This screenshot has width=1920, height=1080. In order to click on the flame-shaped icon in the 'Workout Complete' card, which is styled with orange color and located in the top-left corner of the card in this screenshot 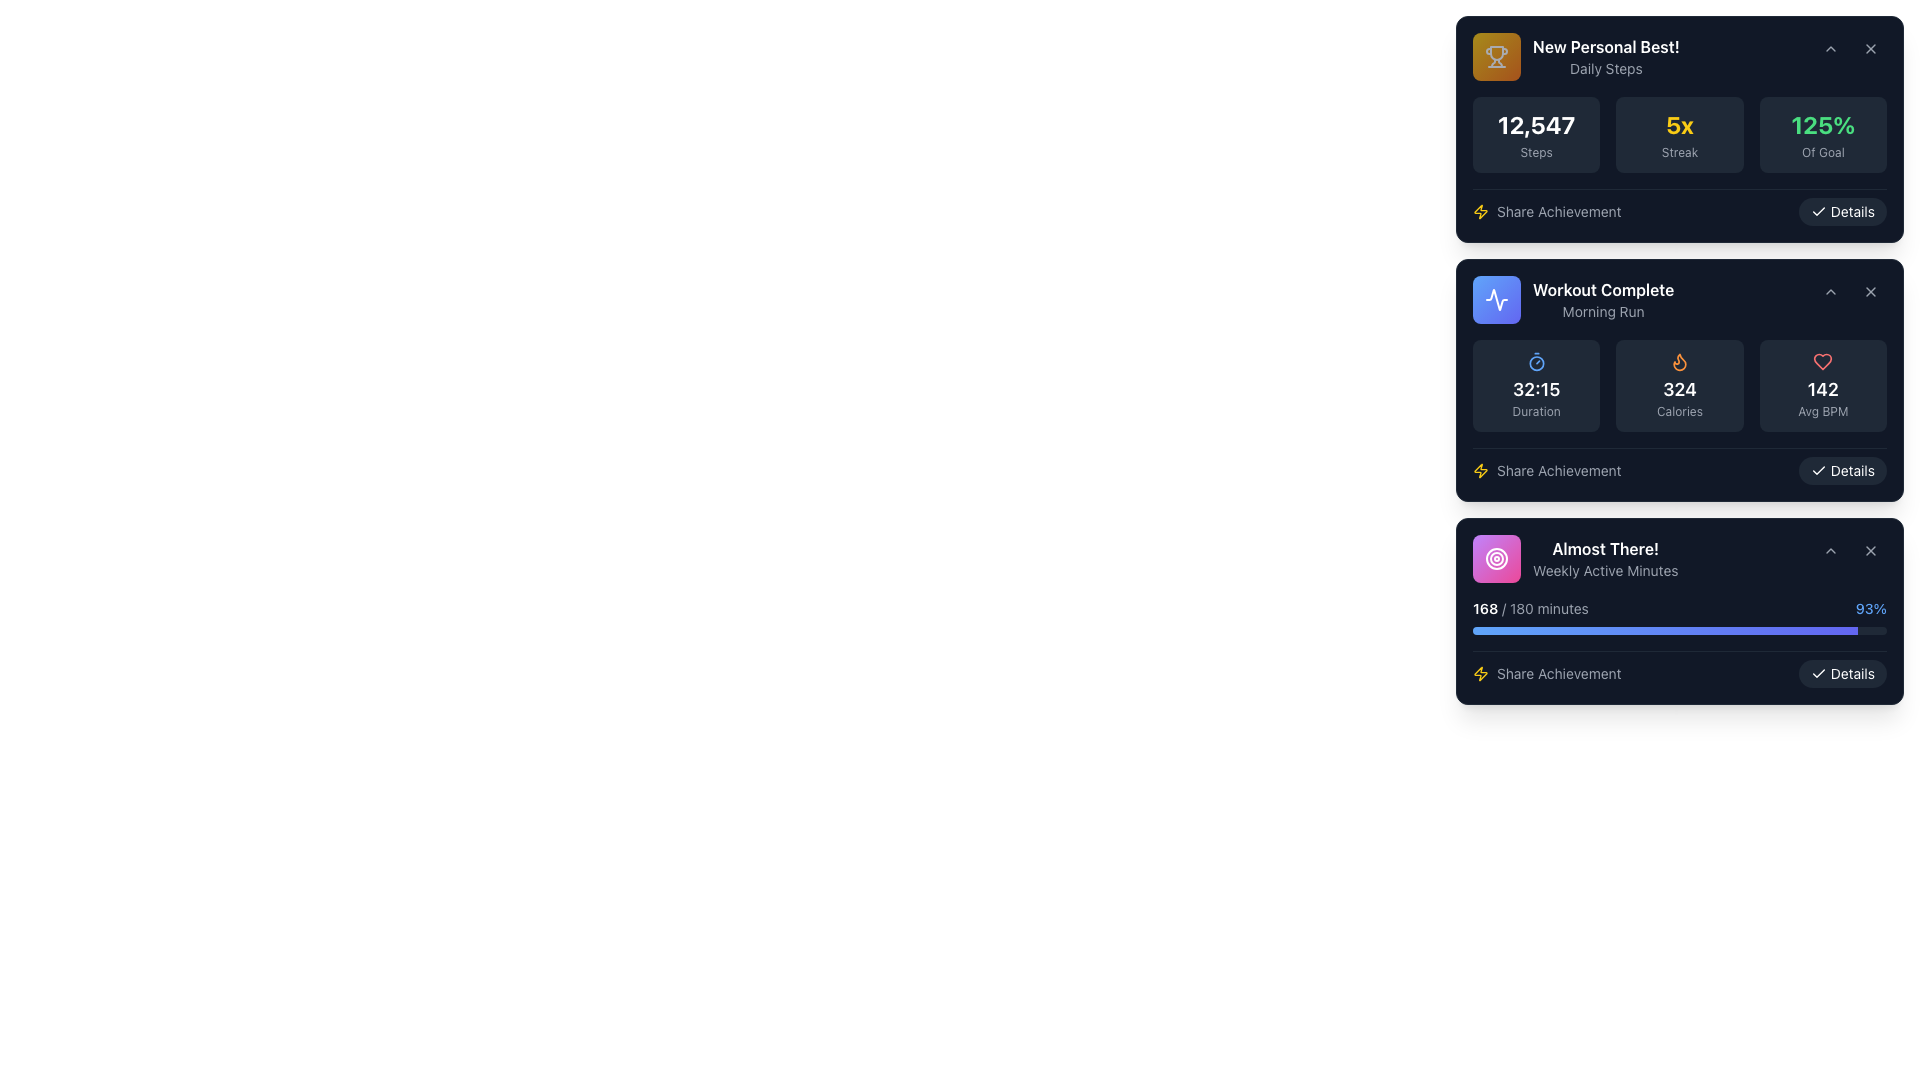, I will do `click(1680, 362)`.